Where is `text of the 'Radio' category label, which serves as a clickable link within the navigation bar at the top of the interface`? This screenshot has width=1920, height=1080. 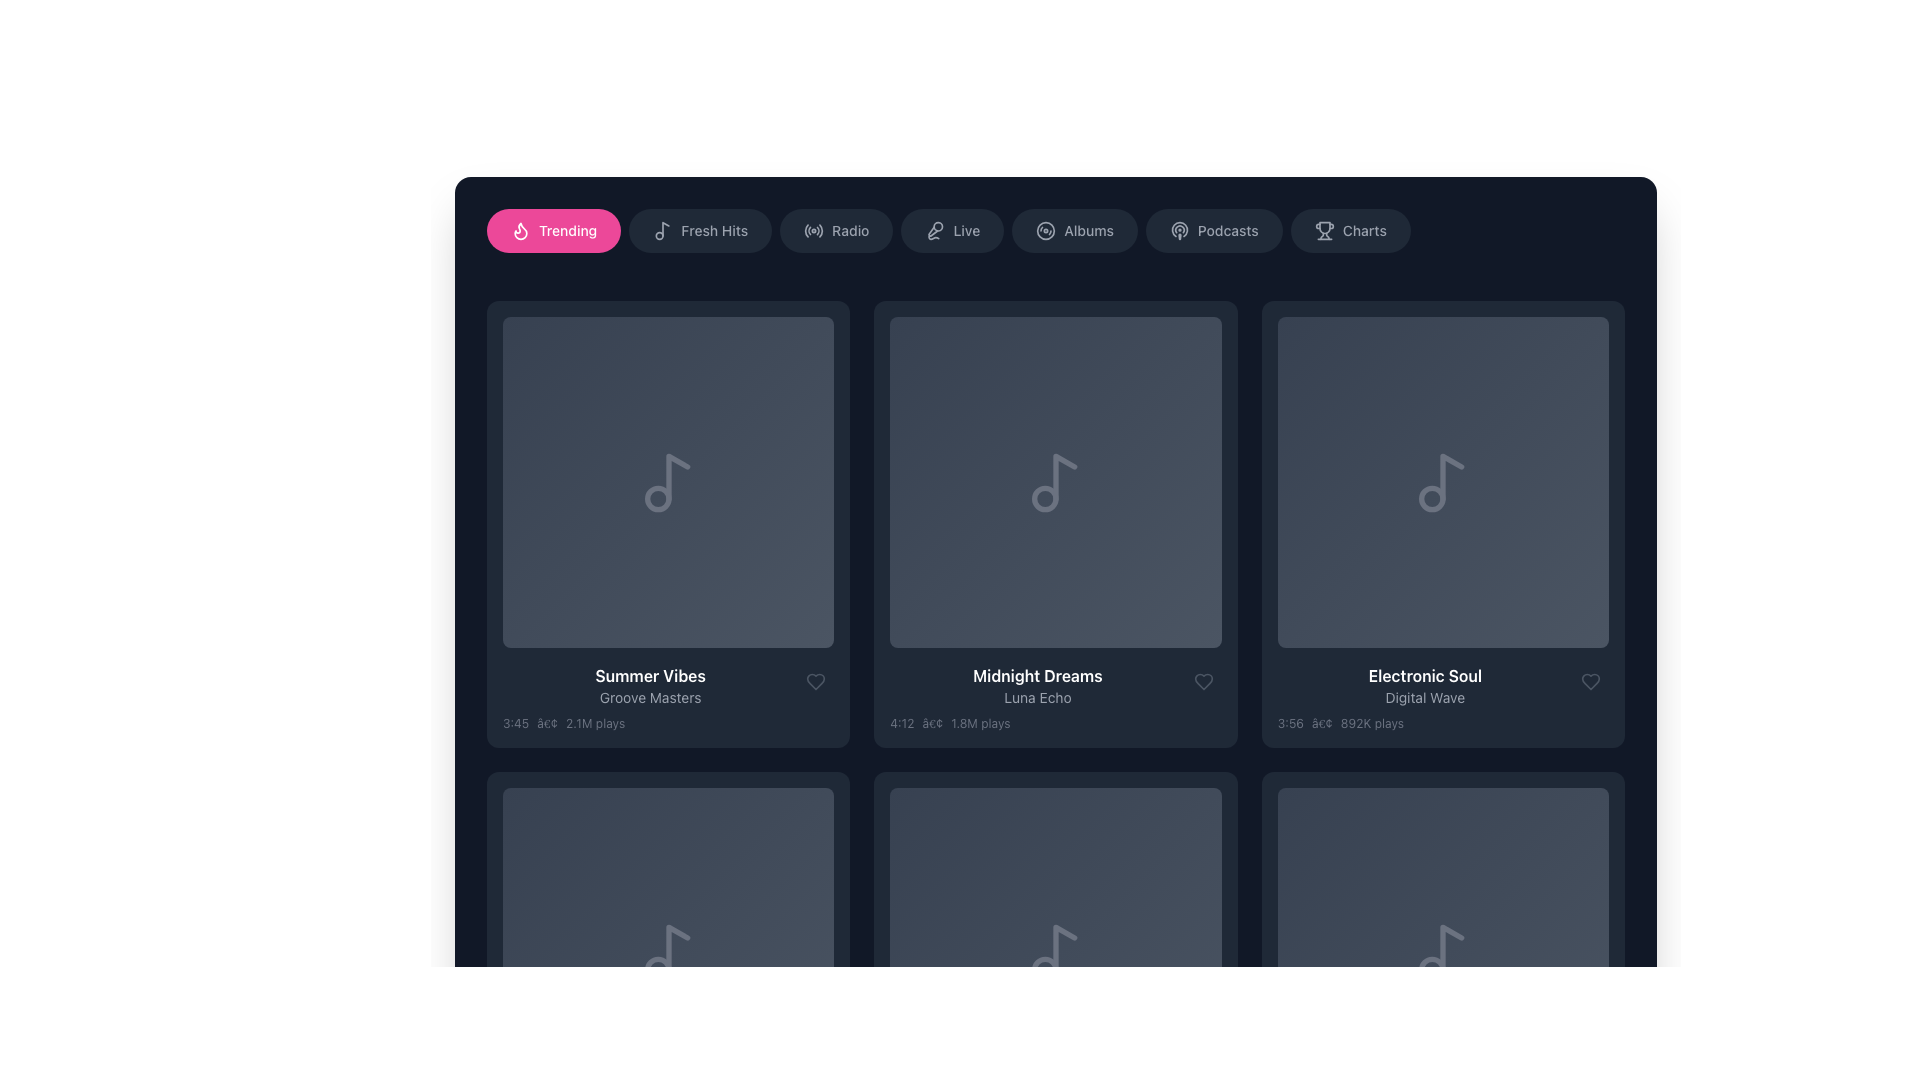
text of the 'Radio' category label, which serves as a clickable link within the navigation bar at the top of the interface is located at coordinates (850, 230).